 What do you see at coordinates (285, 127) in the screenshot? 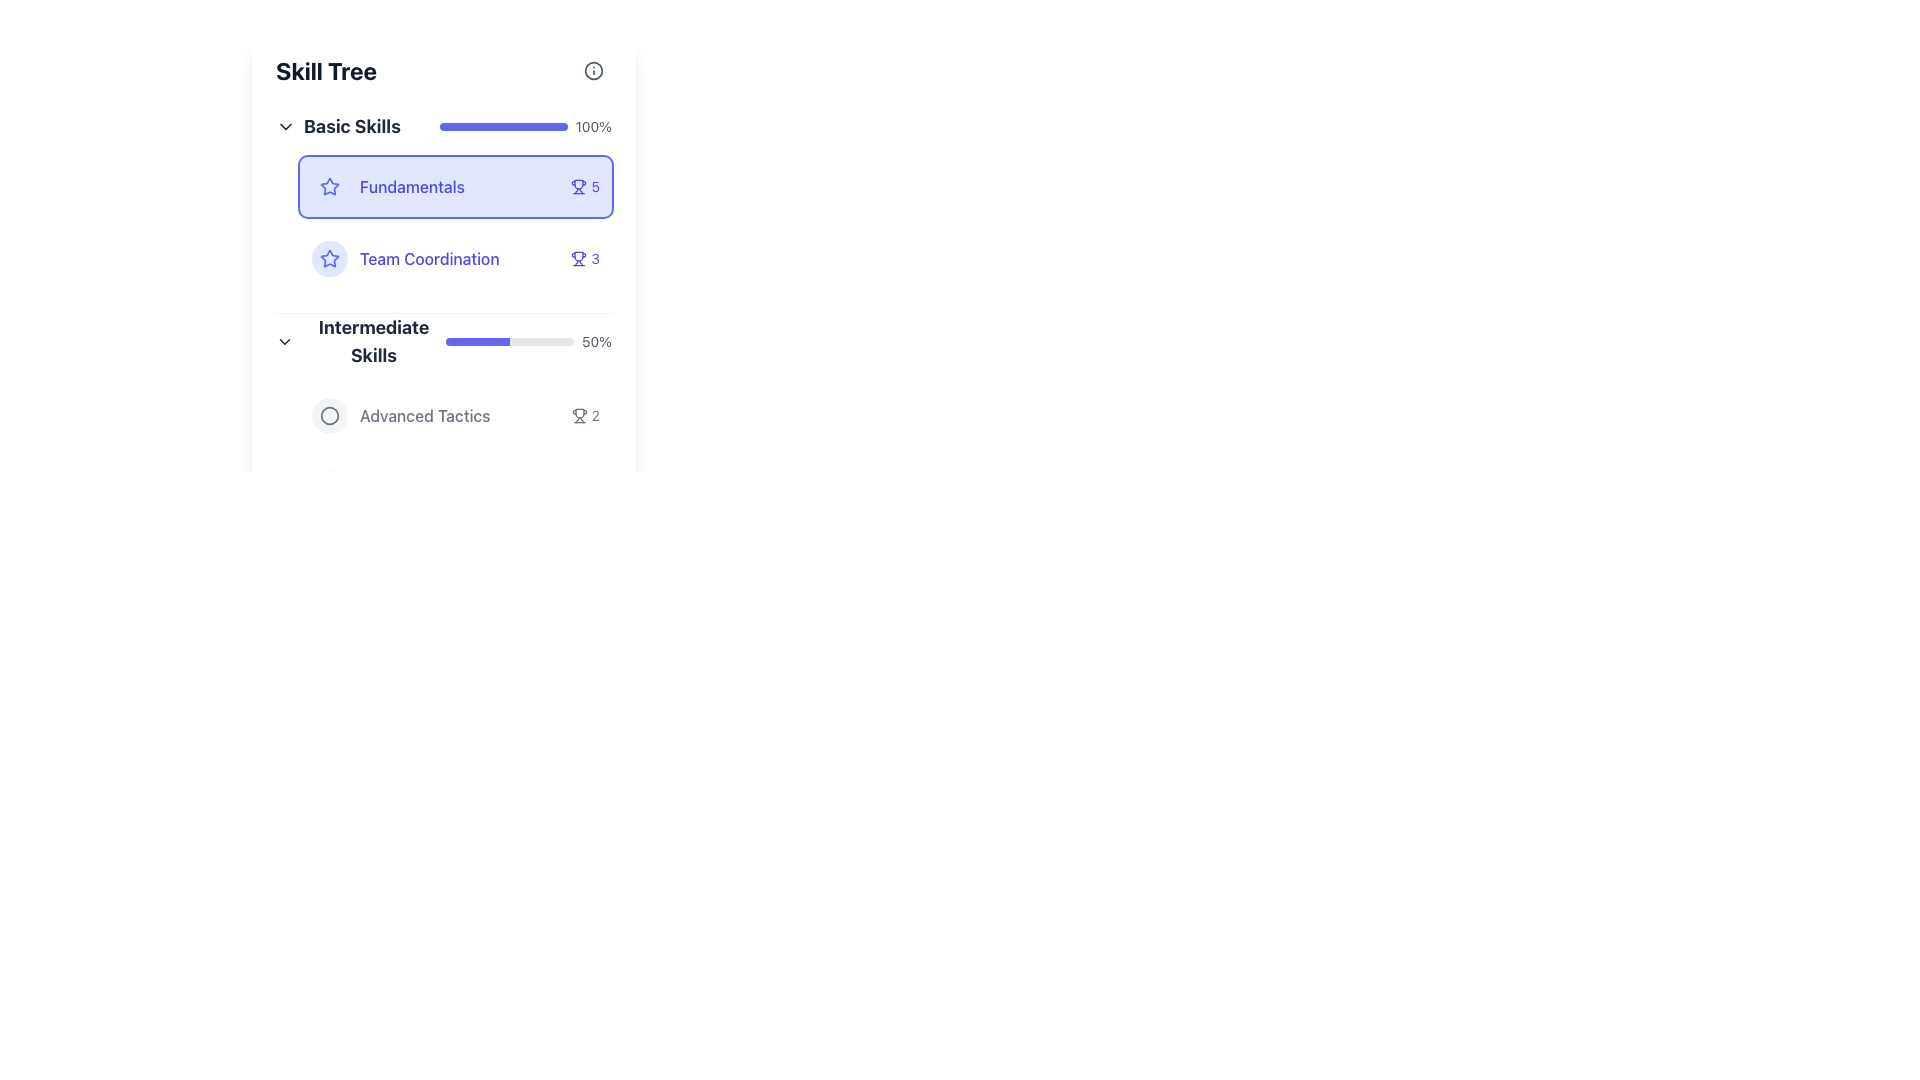
I see `the chevron button` at bounding box center [285, 127].